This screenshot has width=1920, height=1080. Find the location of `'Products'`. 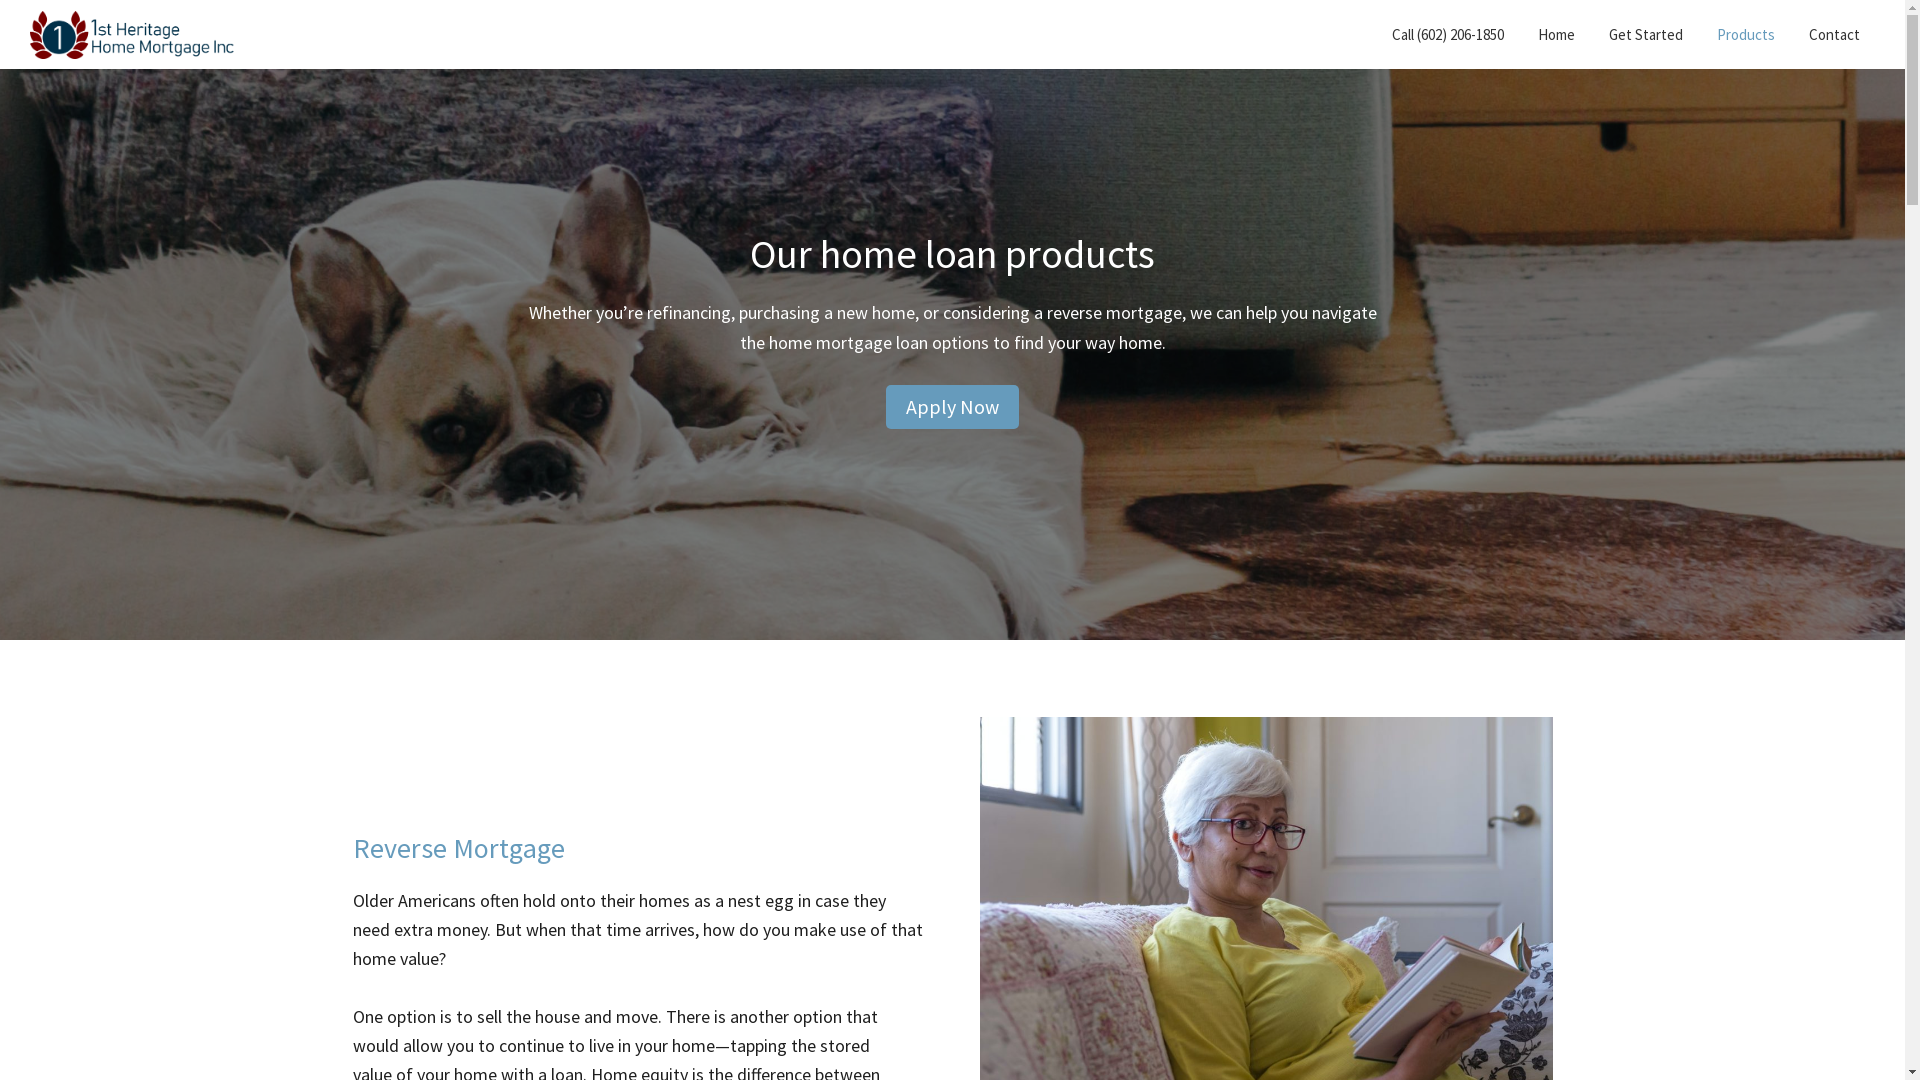

'Products' is located at coordinates (1745, 34).